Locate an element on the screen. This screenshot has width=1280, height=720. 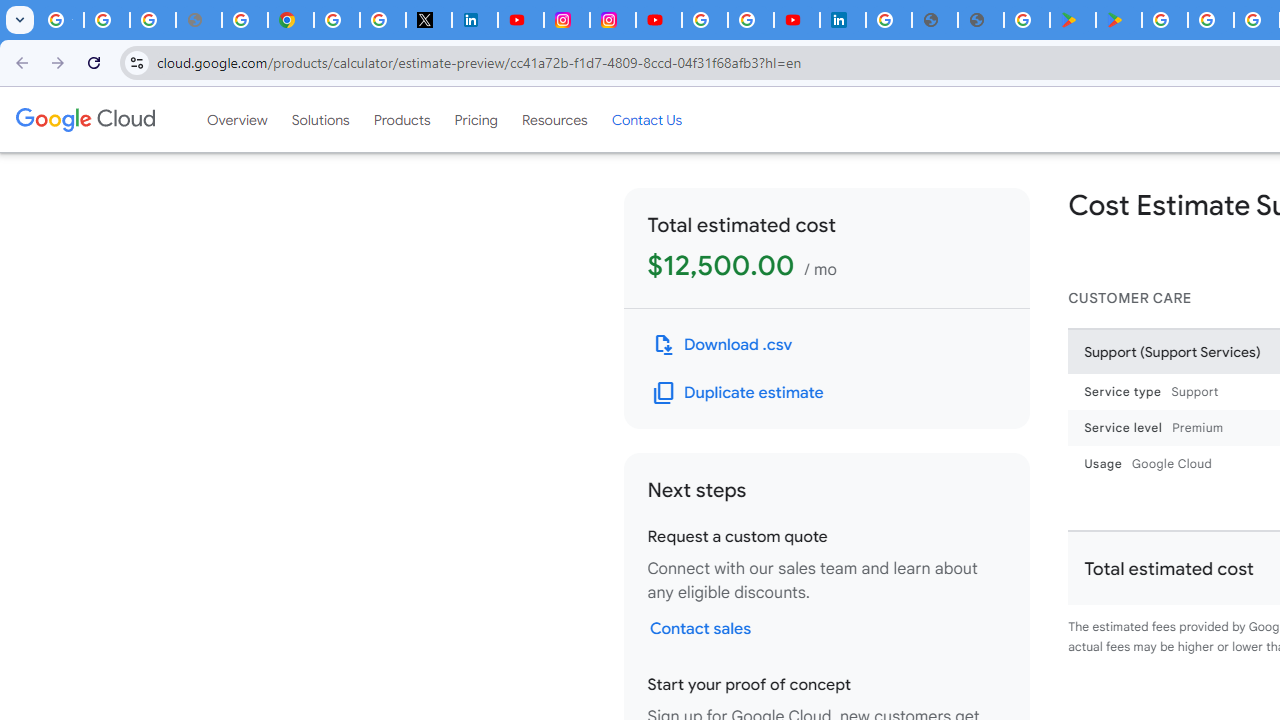
'Download .csv file' is located at coordinates (722, 343).